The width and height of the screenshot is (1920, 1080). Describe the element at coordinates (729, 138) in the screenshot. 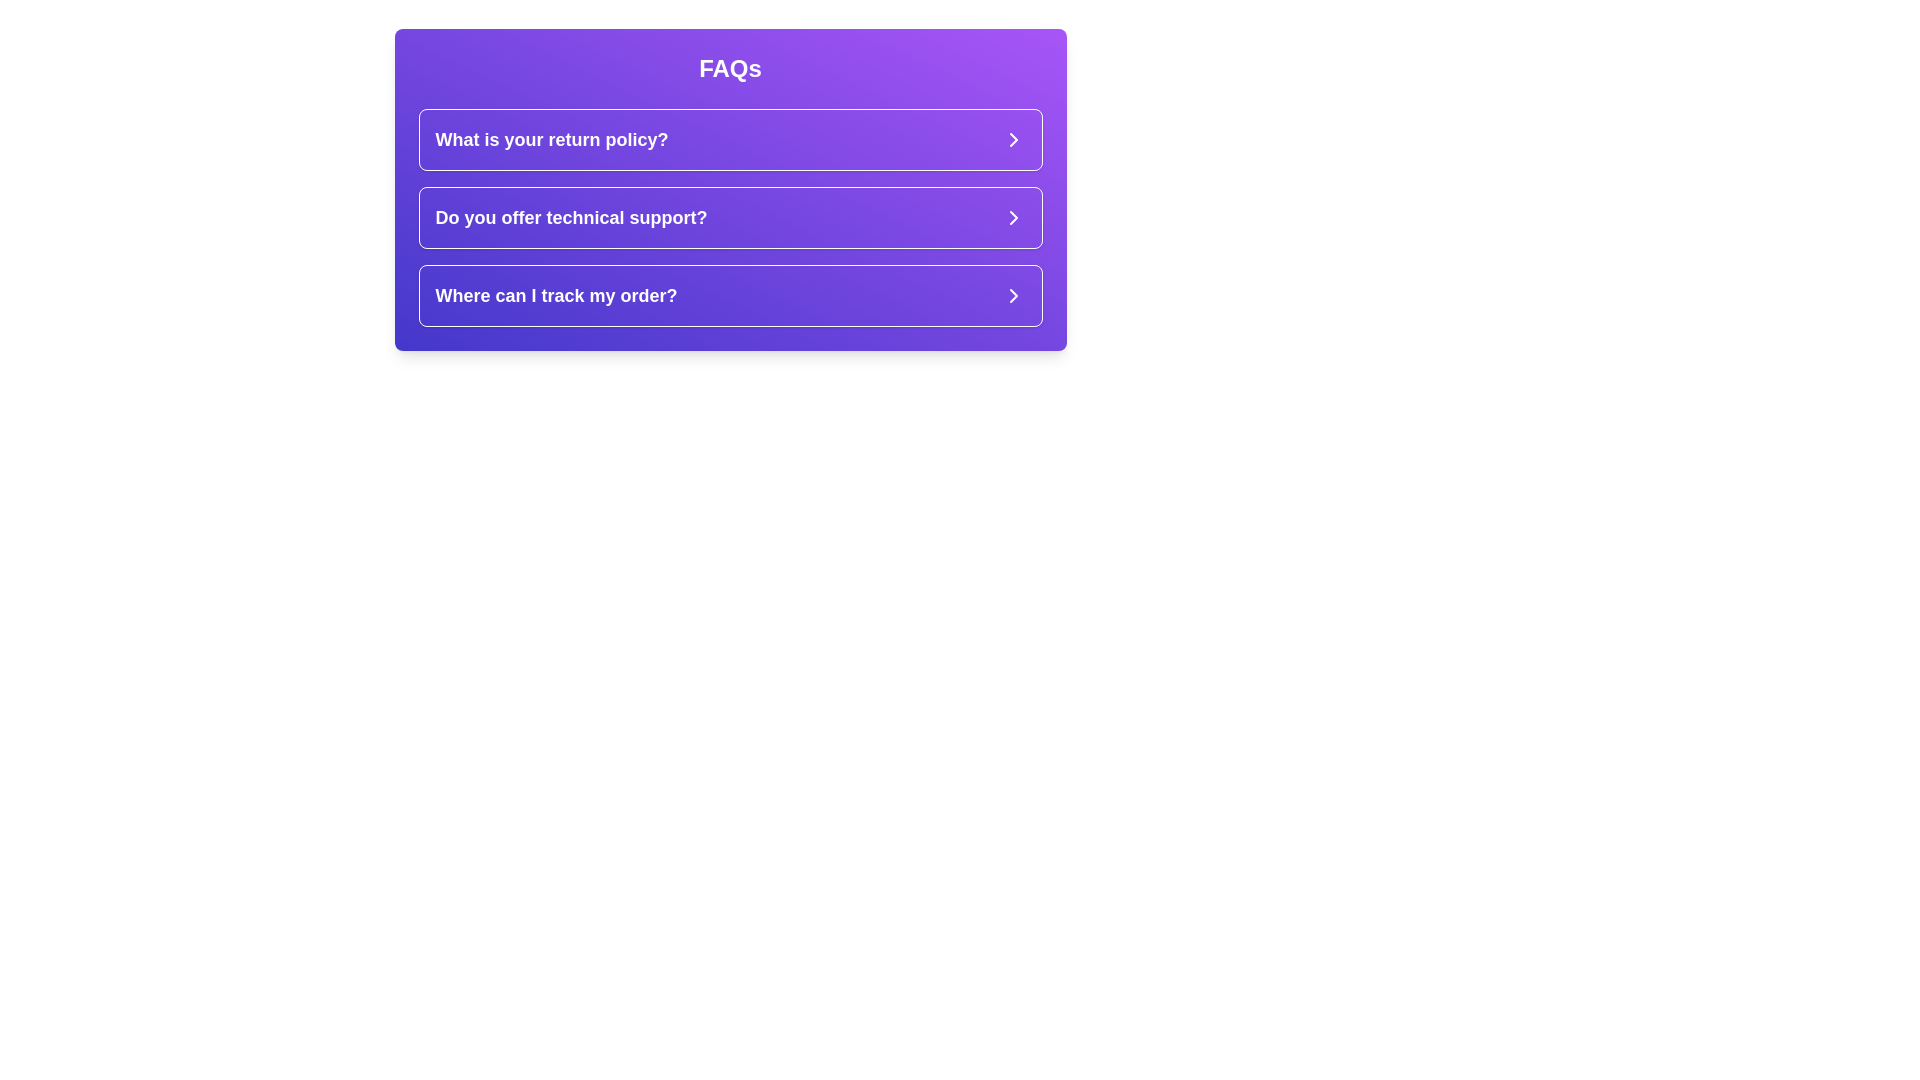

I see `the first item in the Frequently Asked Questions (FAQs) section` at that location.